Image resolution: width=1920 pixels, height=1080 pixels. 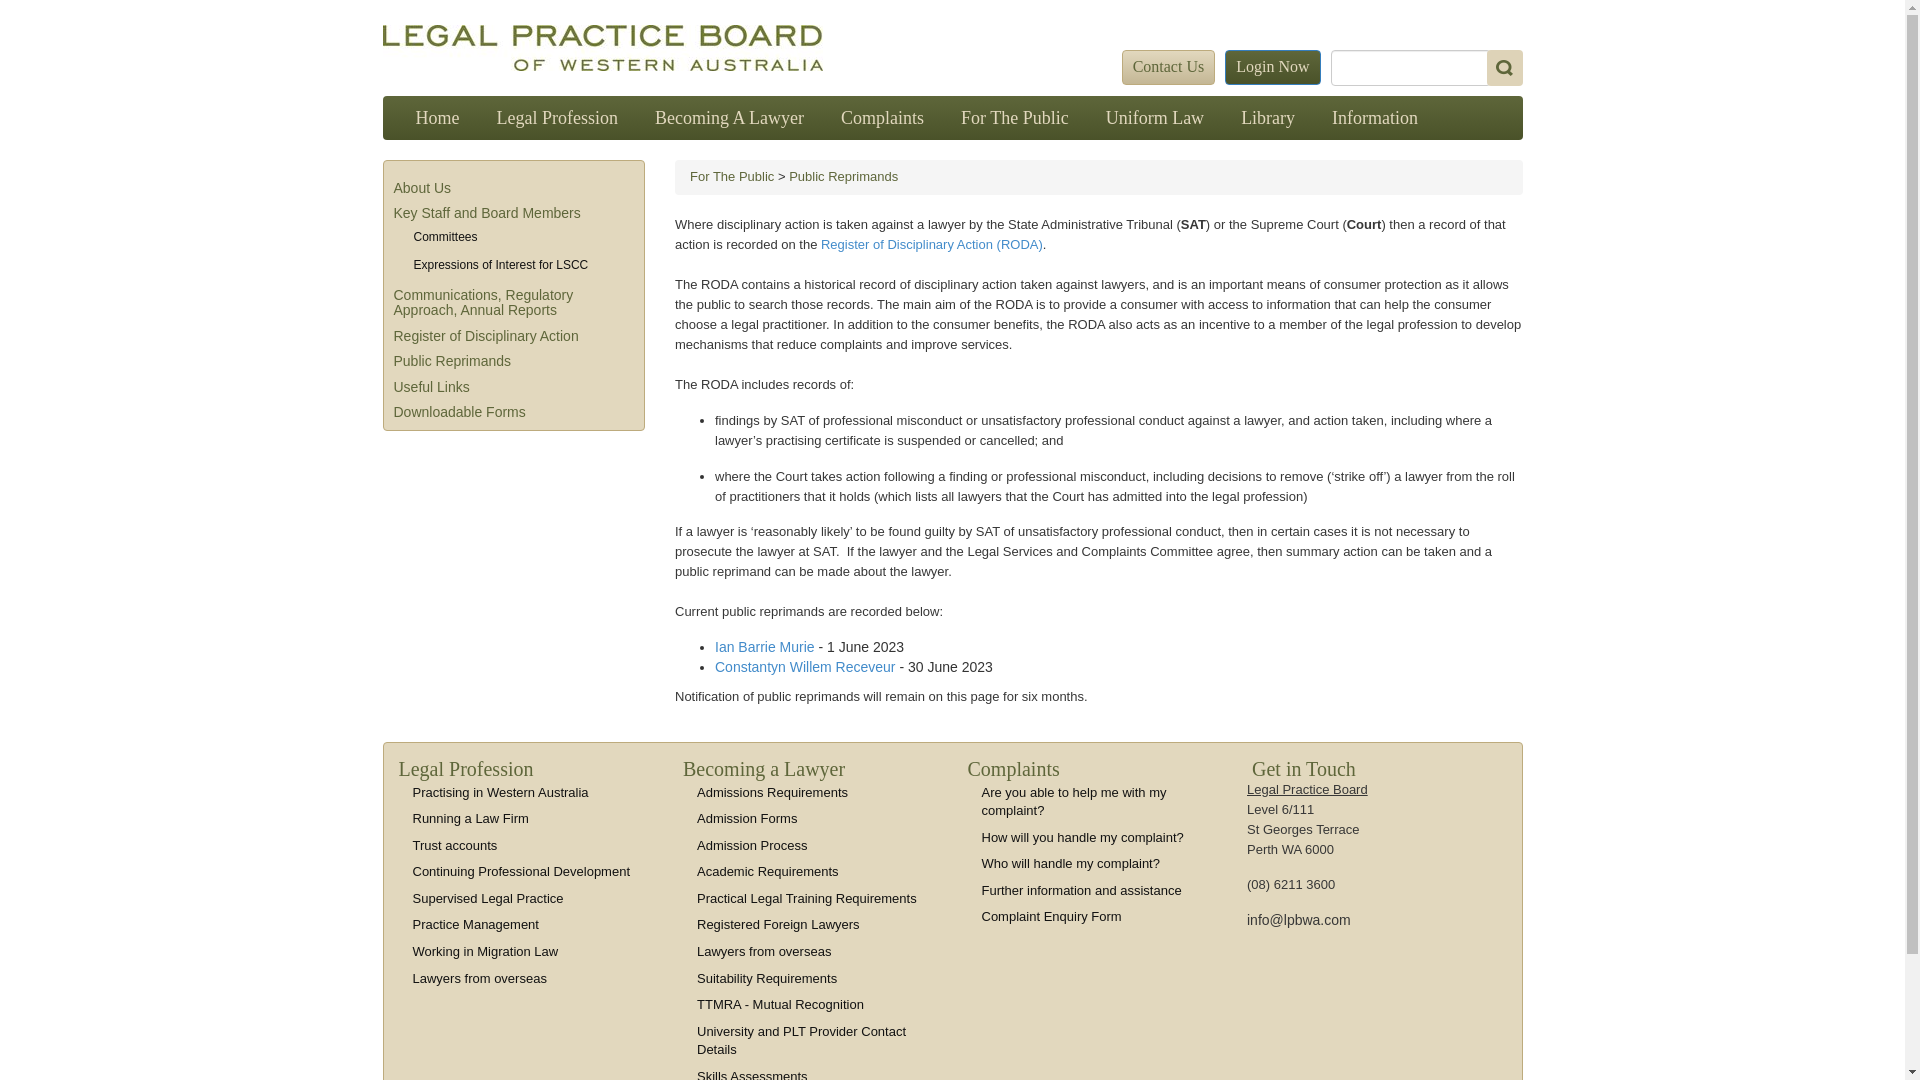 I want to click on 'Information', so click(x=1314, y=118).